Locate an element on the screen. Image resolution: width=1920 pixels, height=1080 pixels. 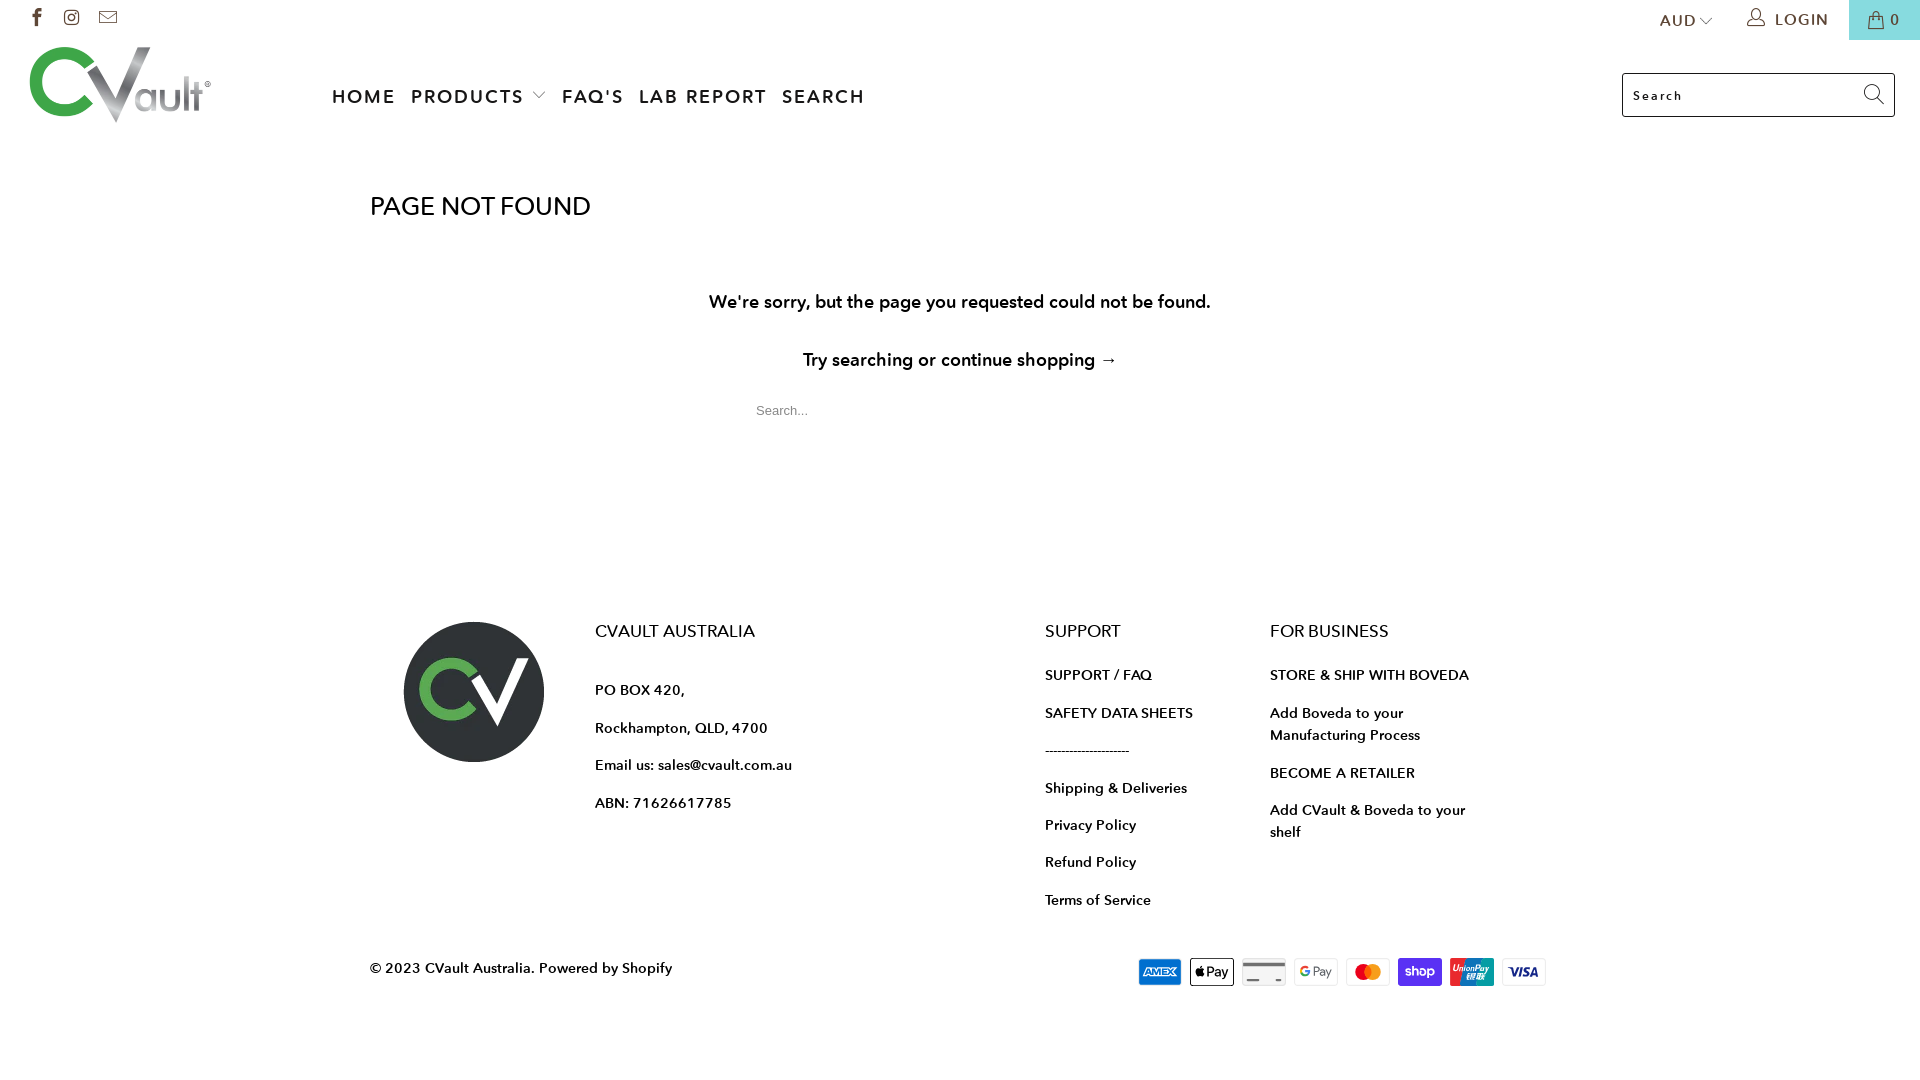
'Terms of Service' is located at coordinates (1097, 898).